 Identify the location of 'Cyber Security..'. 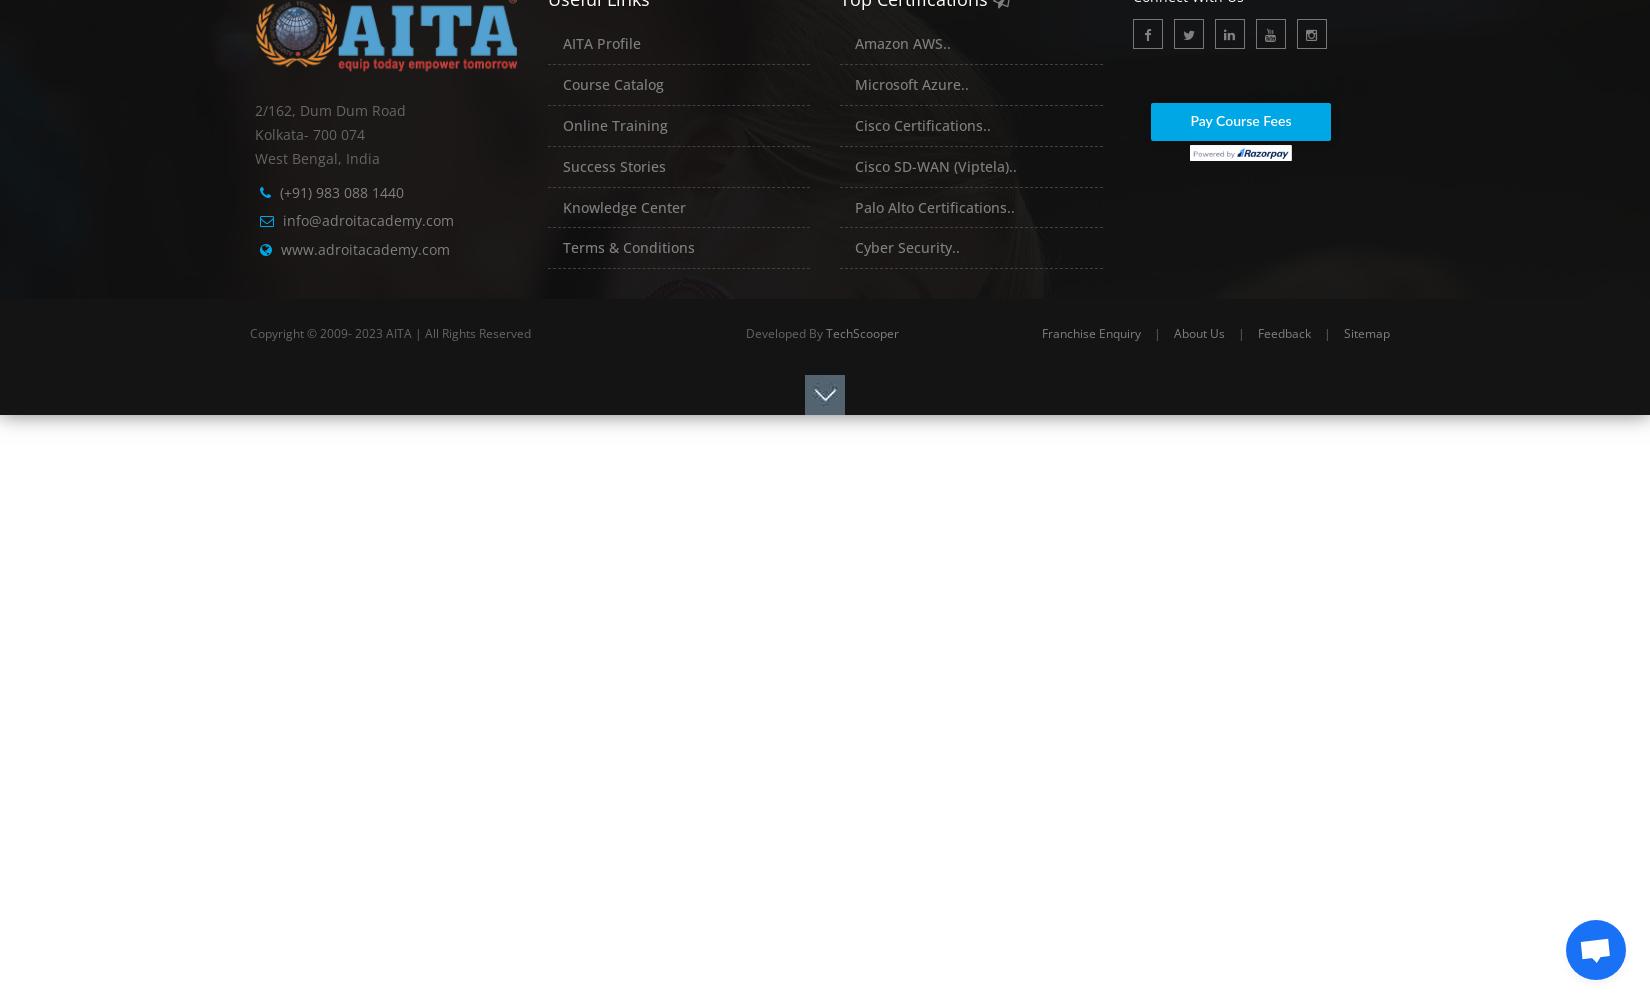
(907, 246).